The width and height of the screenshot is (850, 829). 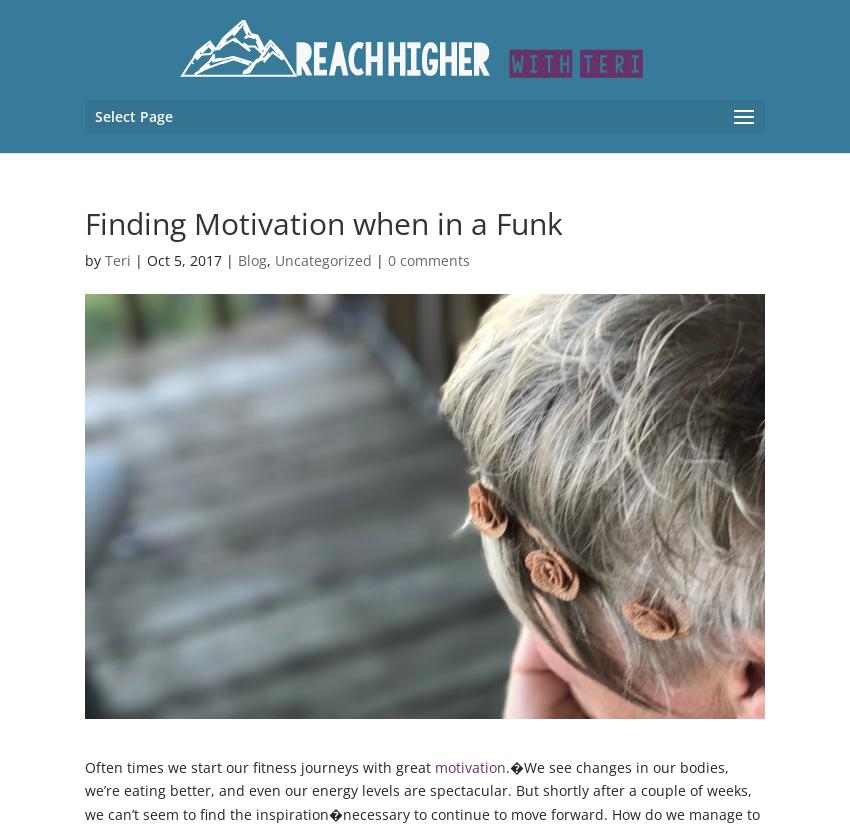 I want to click on 'Uncategorized', so click(x=323, y=260).